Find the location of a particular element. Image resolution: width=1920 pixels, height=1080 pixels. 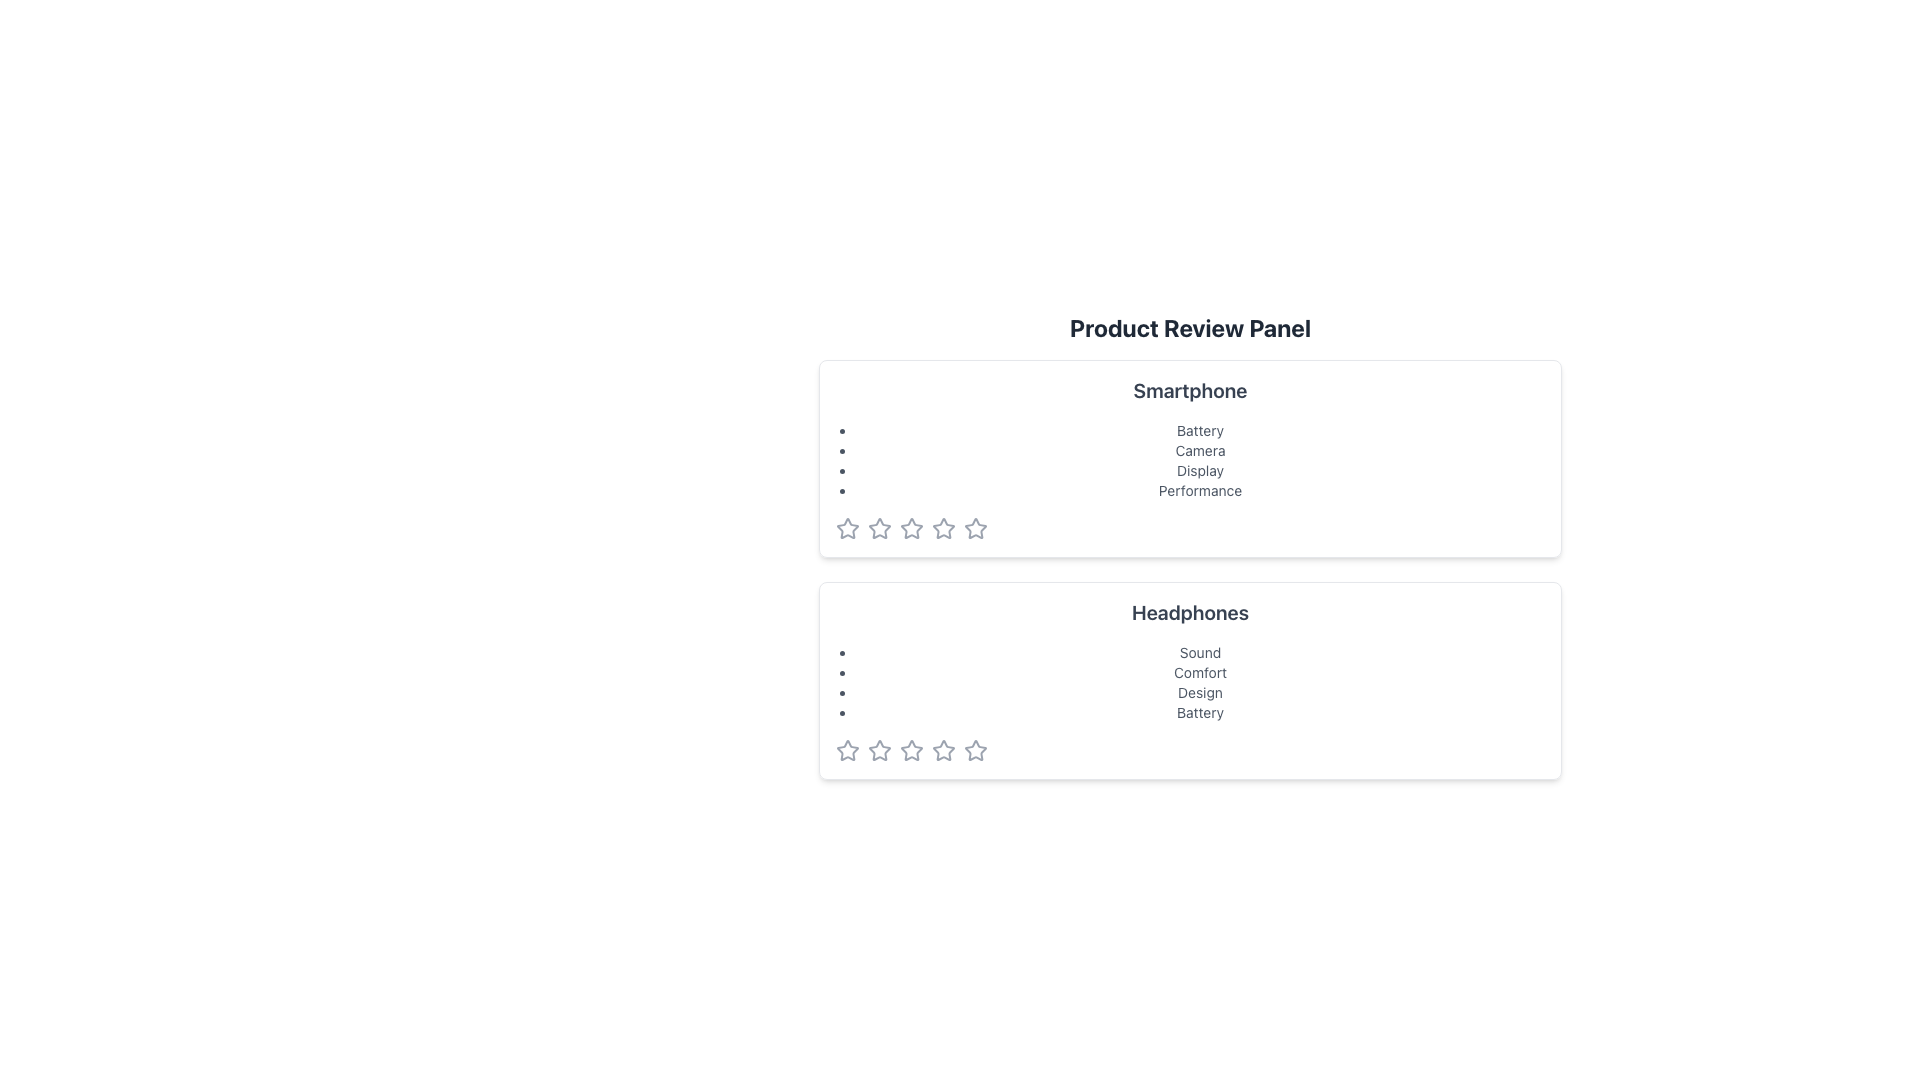

the third star icon in the rating system of the 'Headphones' section to trigger visual feedback is located at coordinates (943, 750).